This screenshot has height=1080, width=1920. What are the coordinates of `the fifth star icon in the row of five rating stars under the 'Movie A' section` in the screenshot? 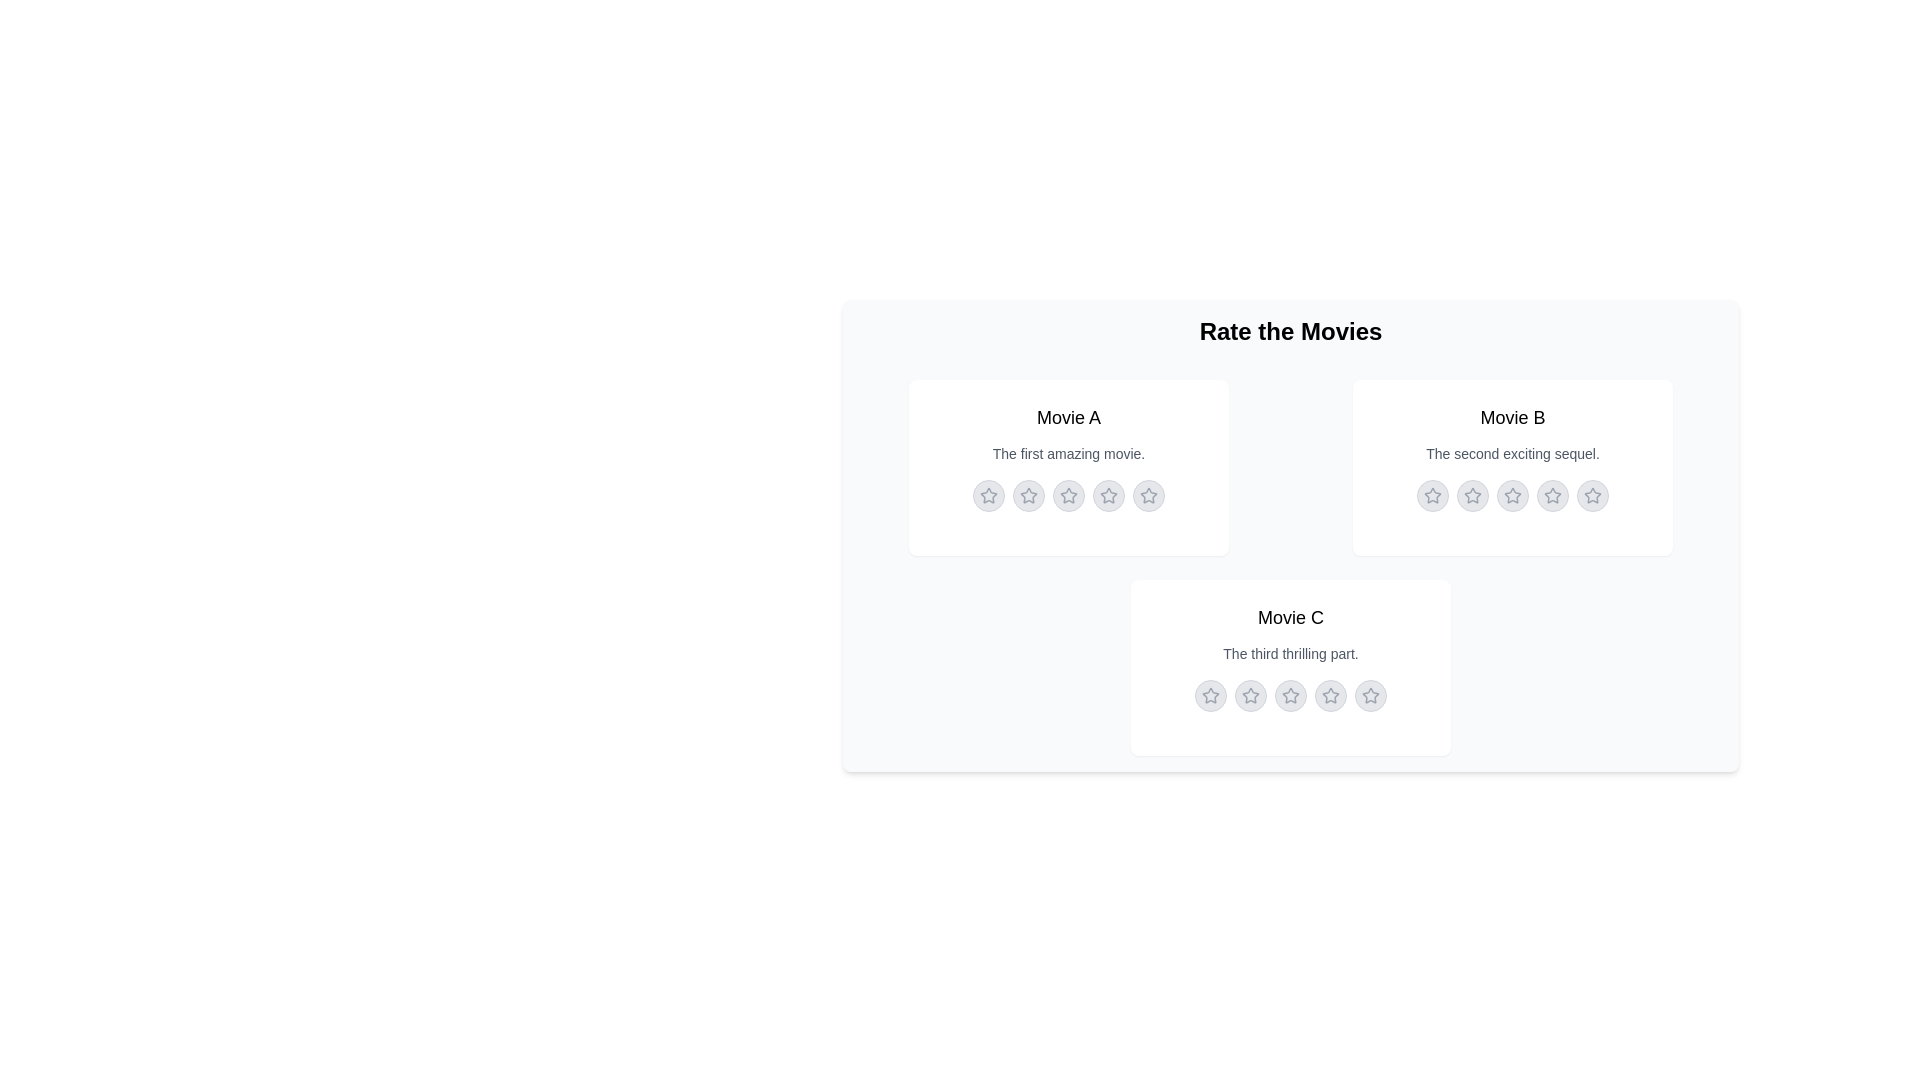 It's located at (1148, 495).